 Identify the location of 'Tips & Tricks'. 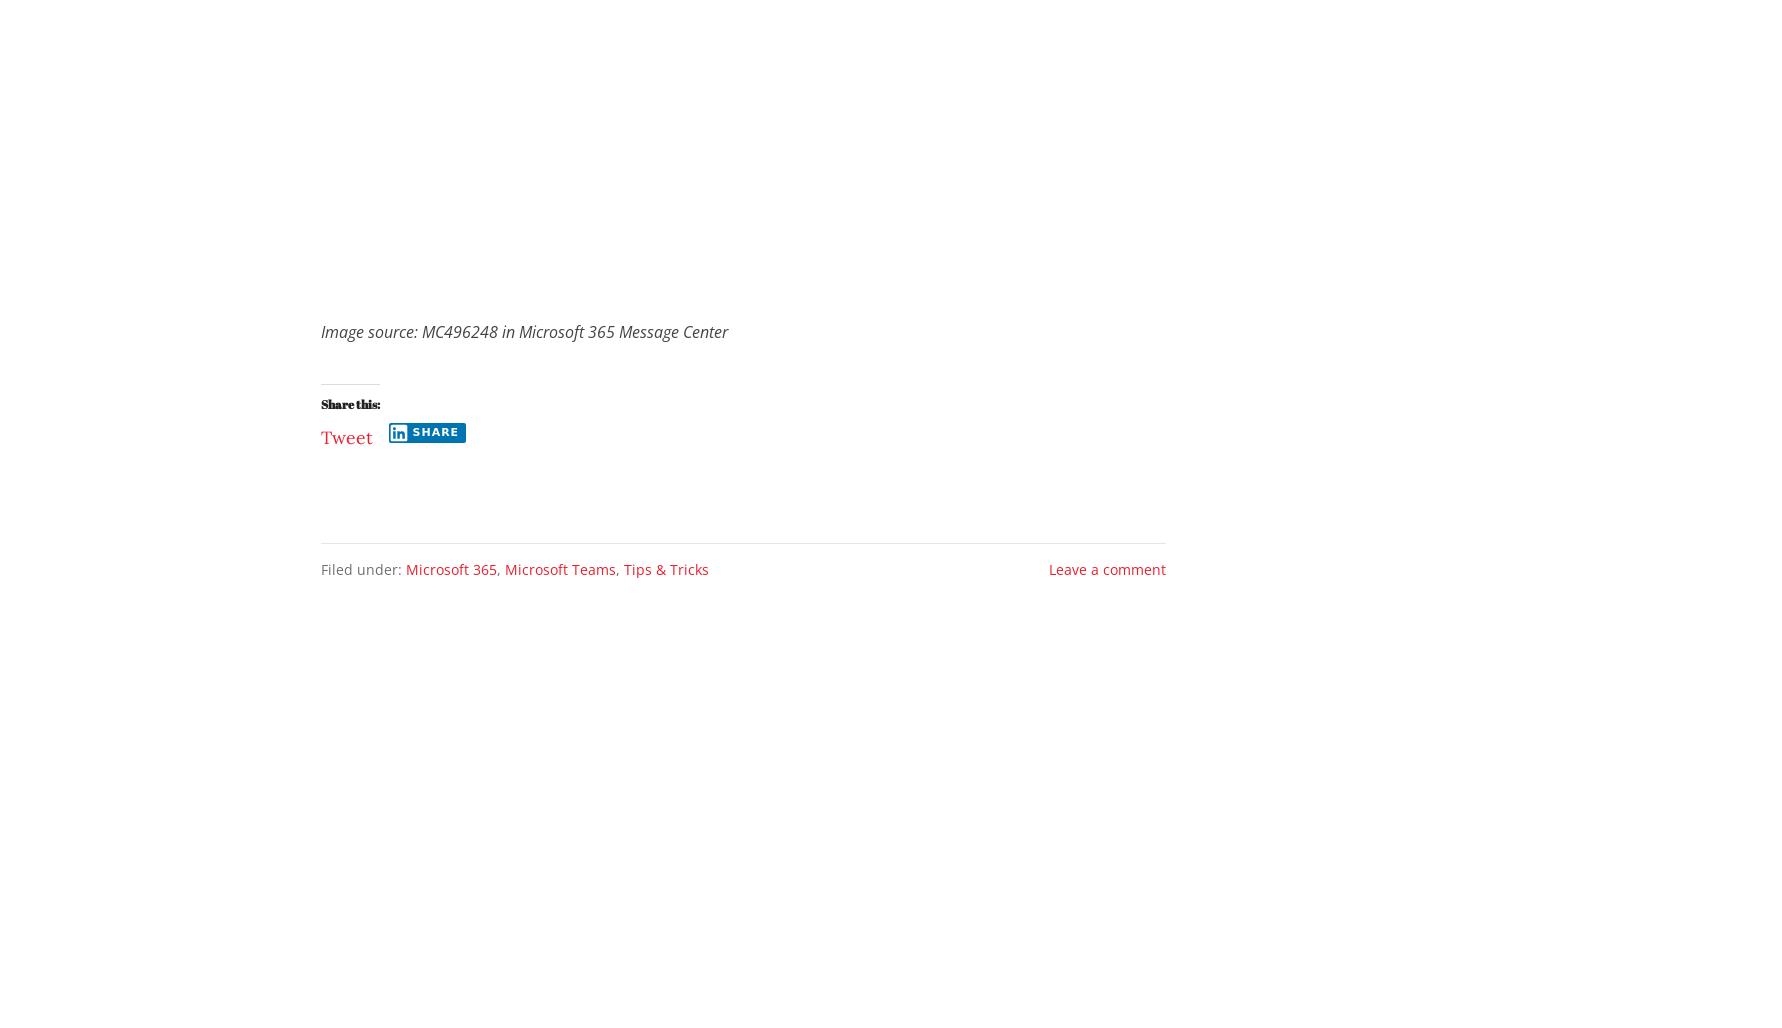
(665, 569).